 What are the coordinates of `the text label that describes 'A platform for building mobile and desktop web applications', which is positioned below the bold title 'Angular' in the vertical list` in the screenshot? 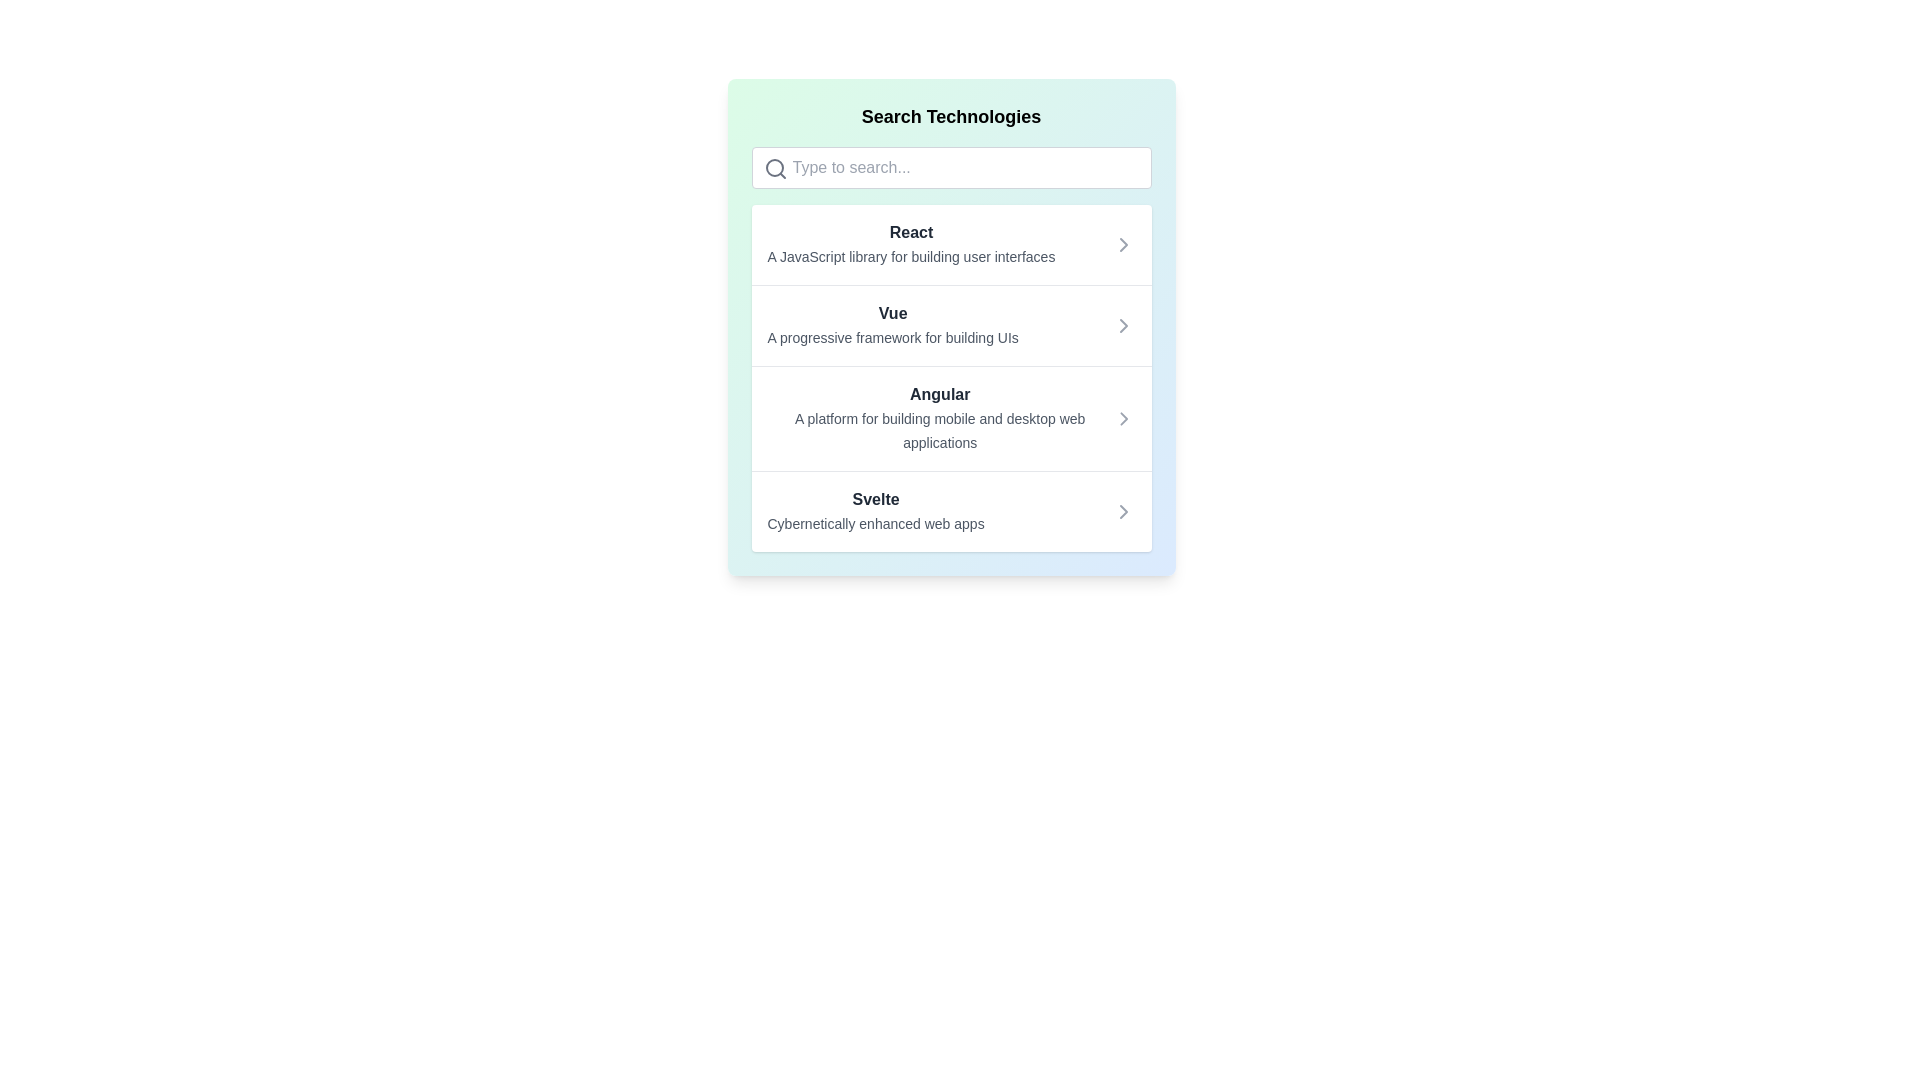 It's located at (939, 430).